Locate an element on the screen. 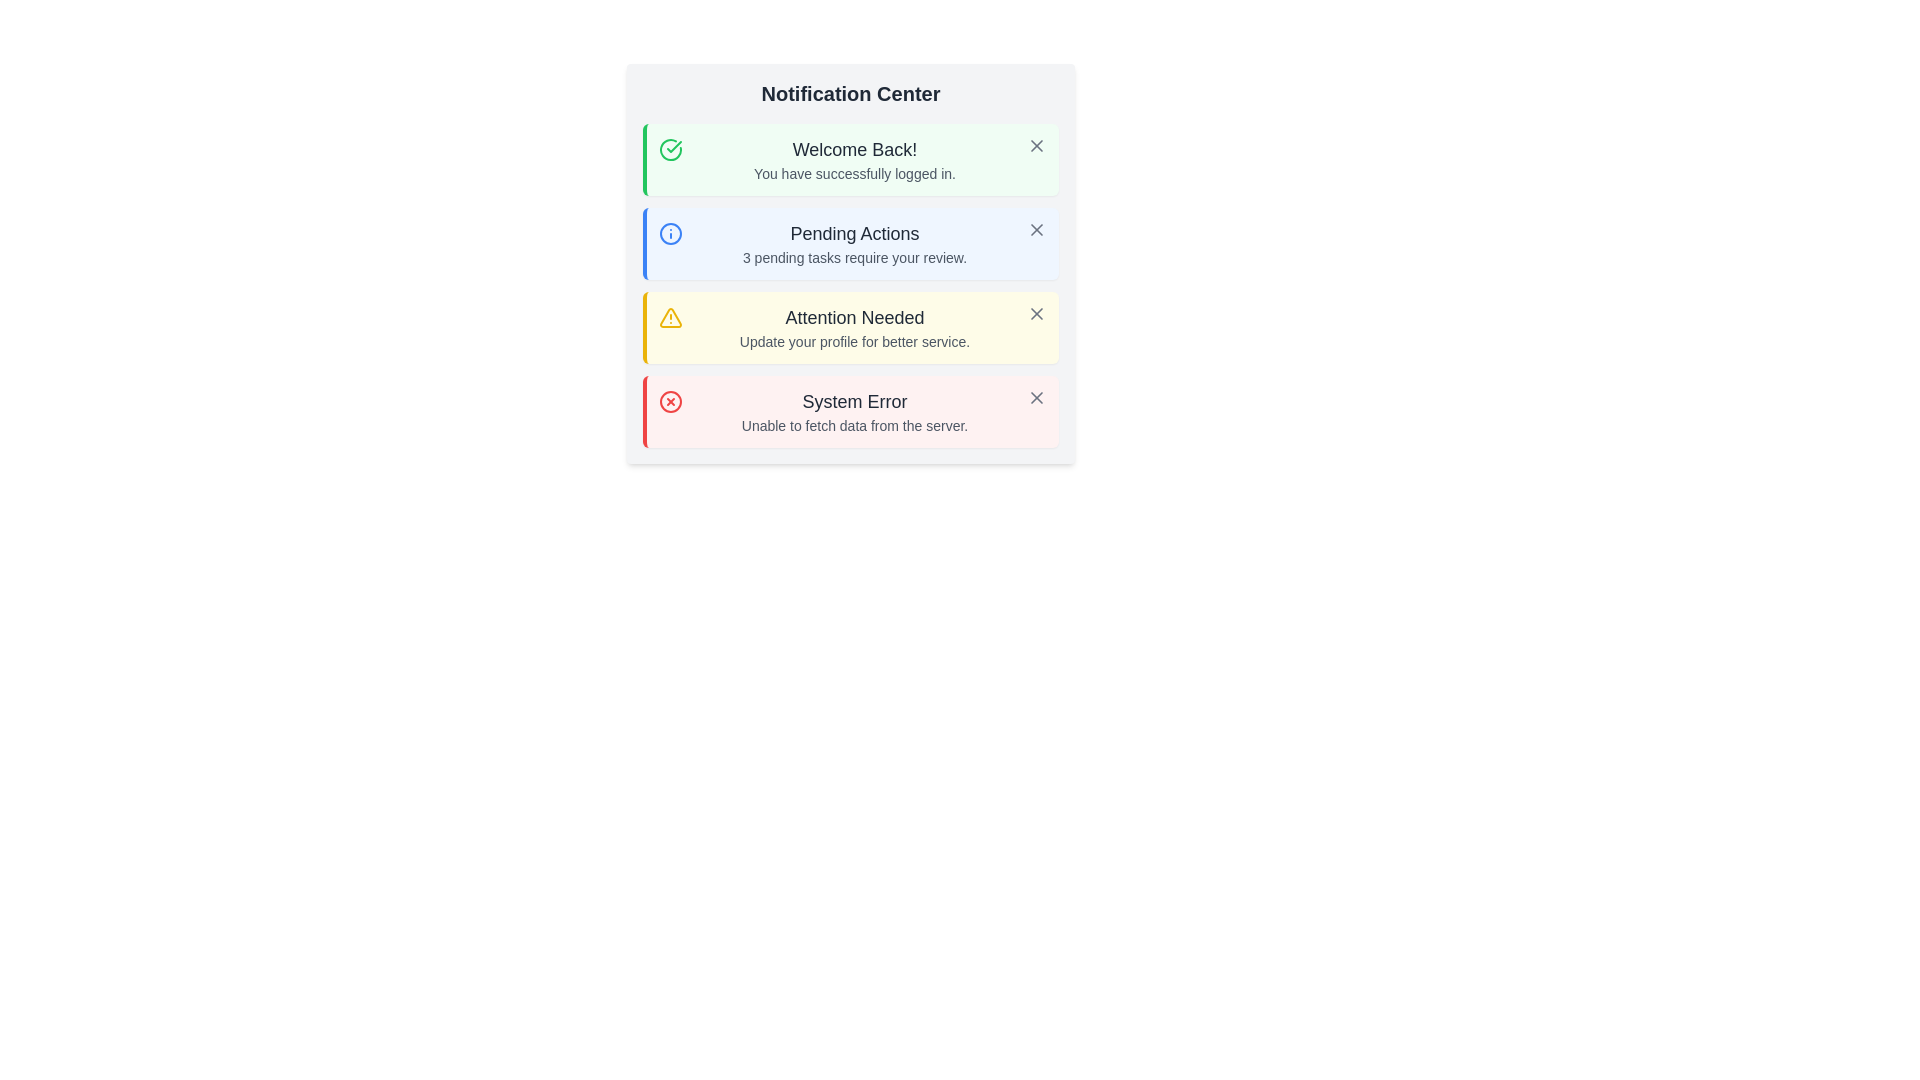 This screenshot has width=1920, height=1080. the close button located at the far right of the 'System Error' notification is located at coordinates (1036, 397).